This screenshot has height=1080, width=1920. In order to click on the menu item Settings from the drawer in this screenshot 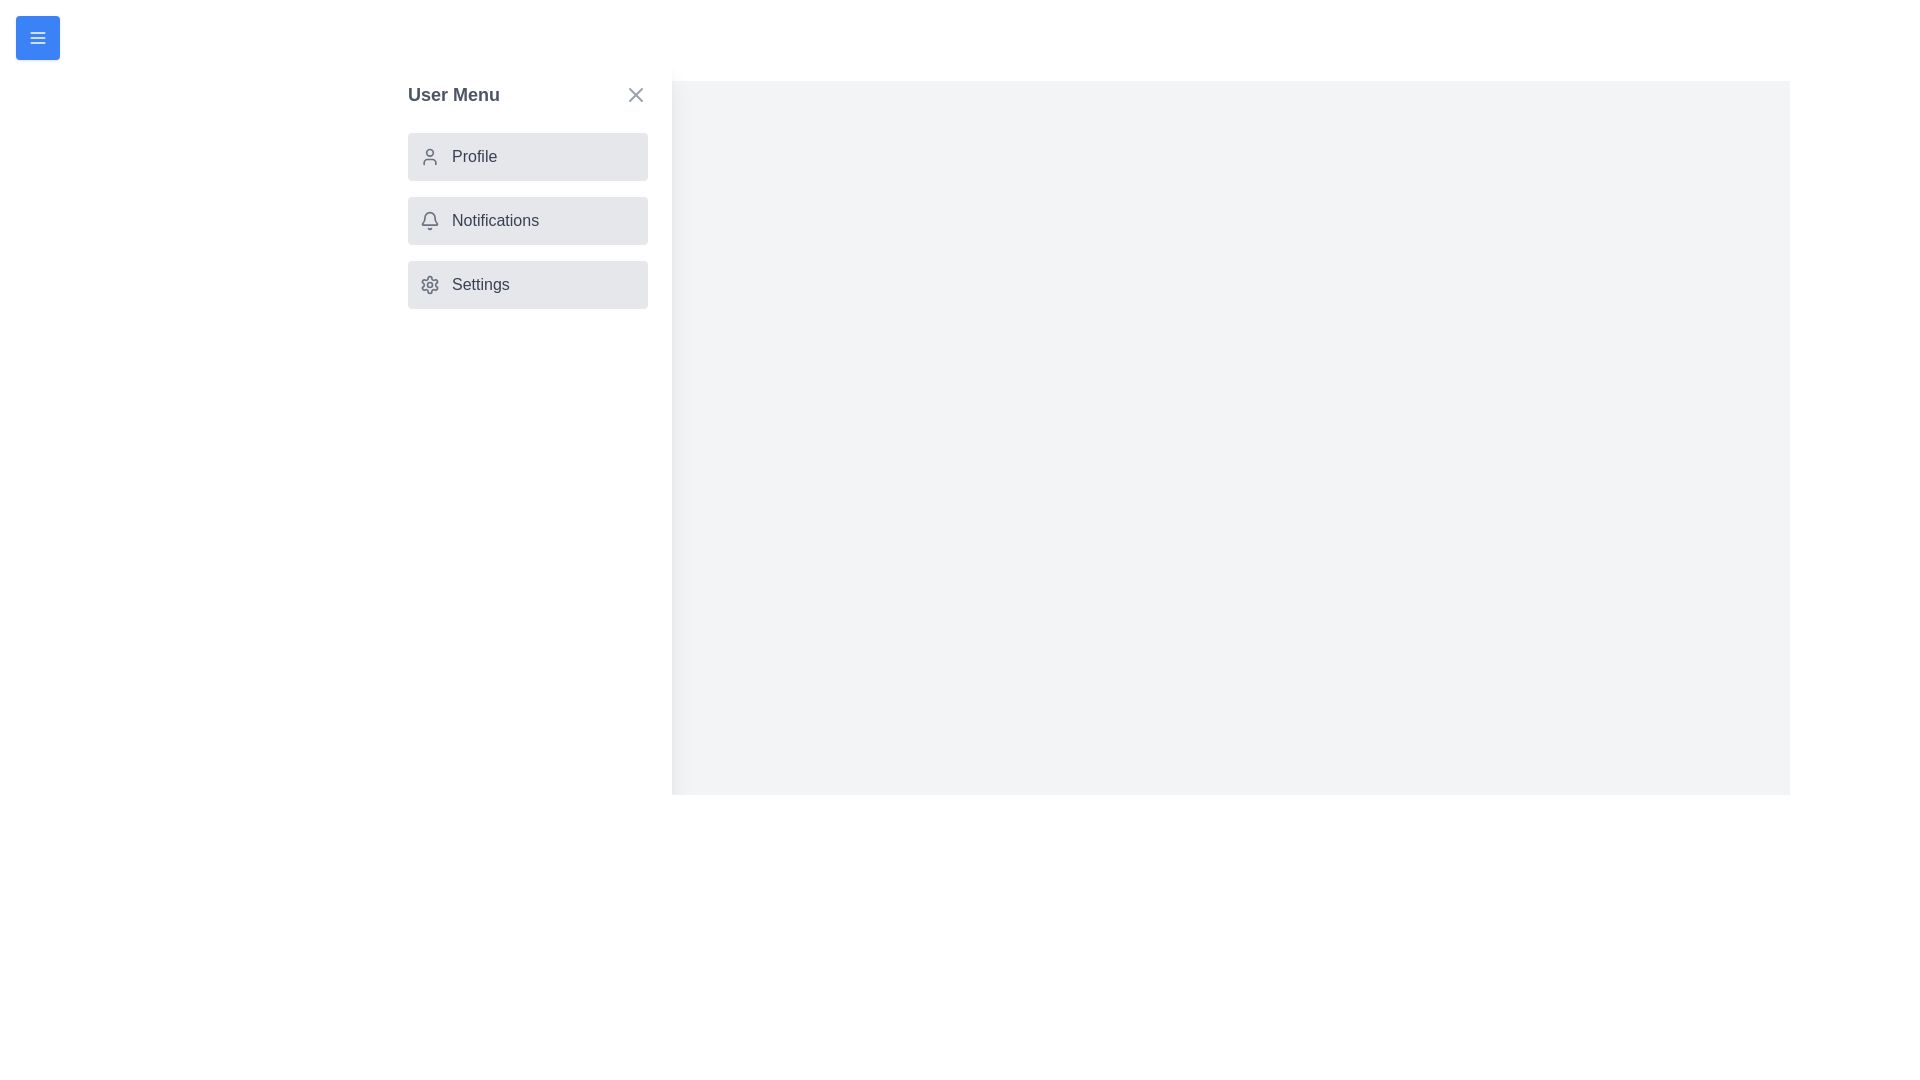, I will do `click(528, 285)`.